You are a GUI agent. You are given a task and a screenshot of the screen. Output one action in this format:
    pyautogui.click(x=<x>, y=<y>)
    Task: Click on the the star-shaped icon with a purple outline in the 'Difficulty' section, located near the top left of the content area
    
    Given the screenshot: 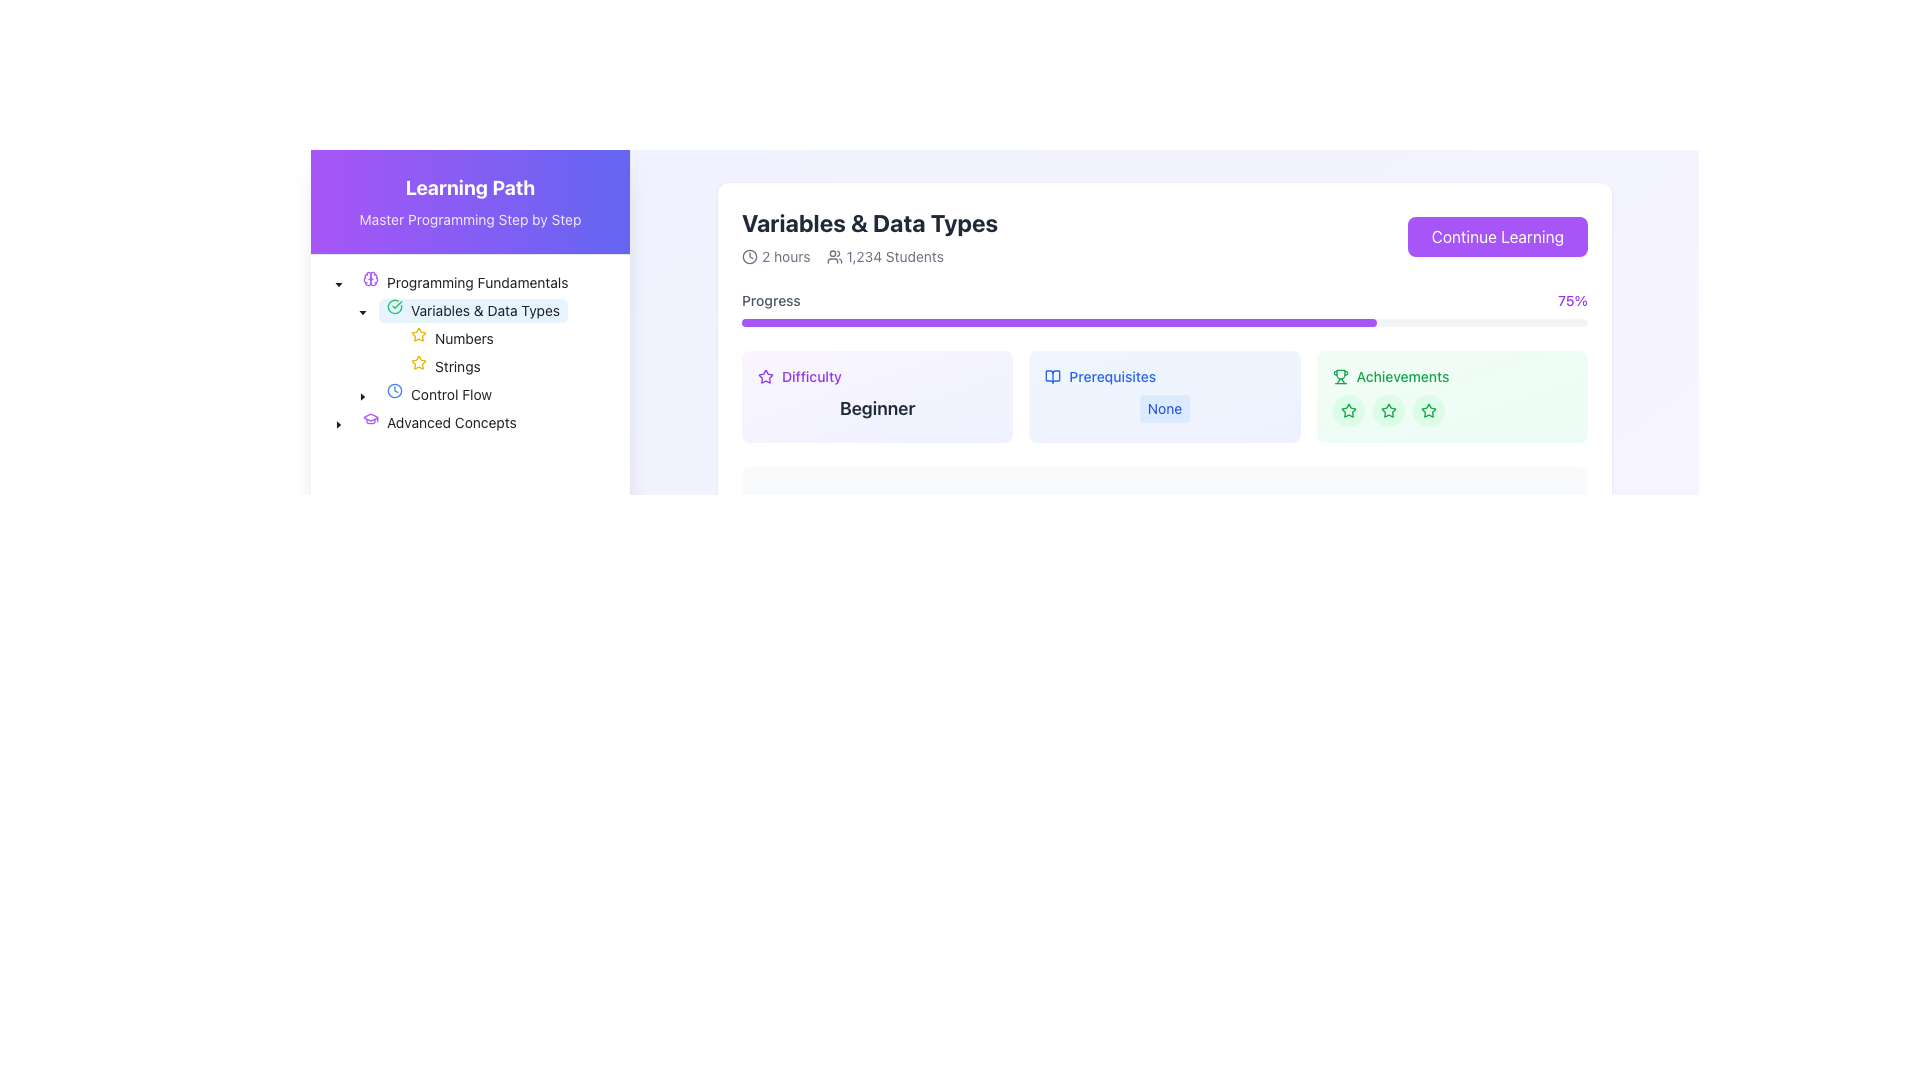 What is the action you would take?
    pyautogui.click(x=765, y=377)
    